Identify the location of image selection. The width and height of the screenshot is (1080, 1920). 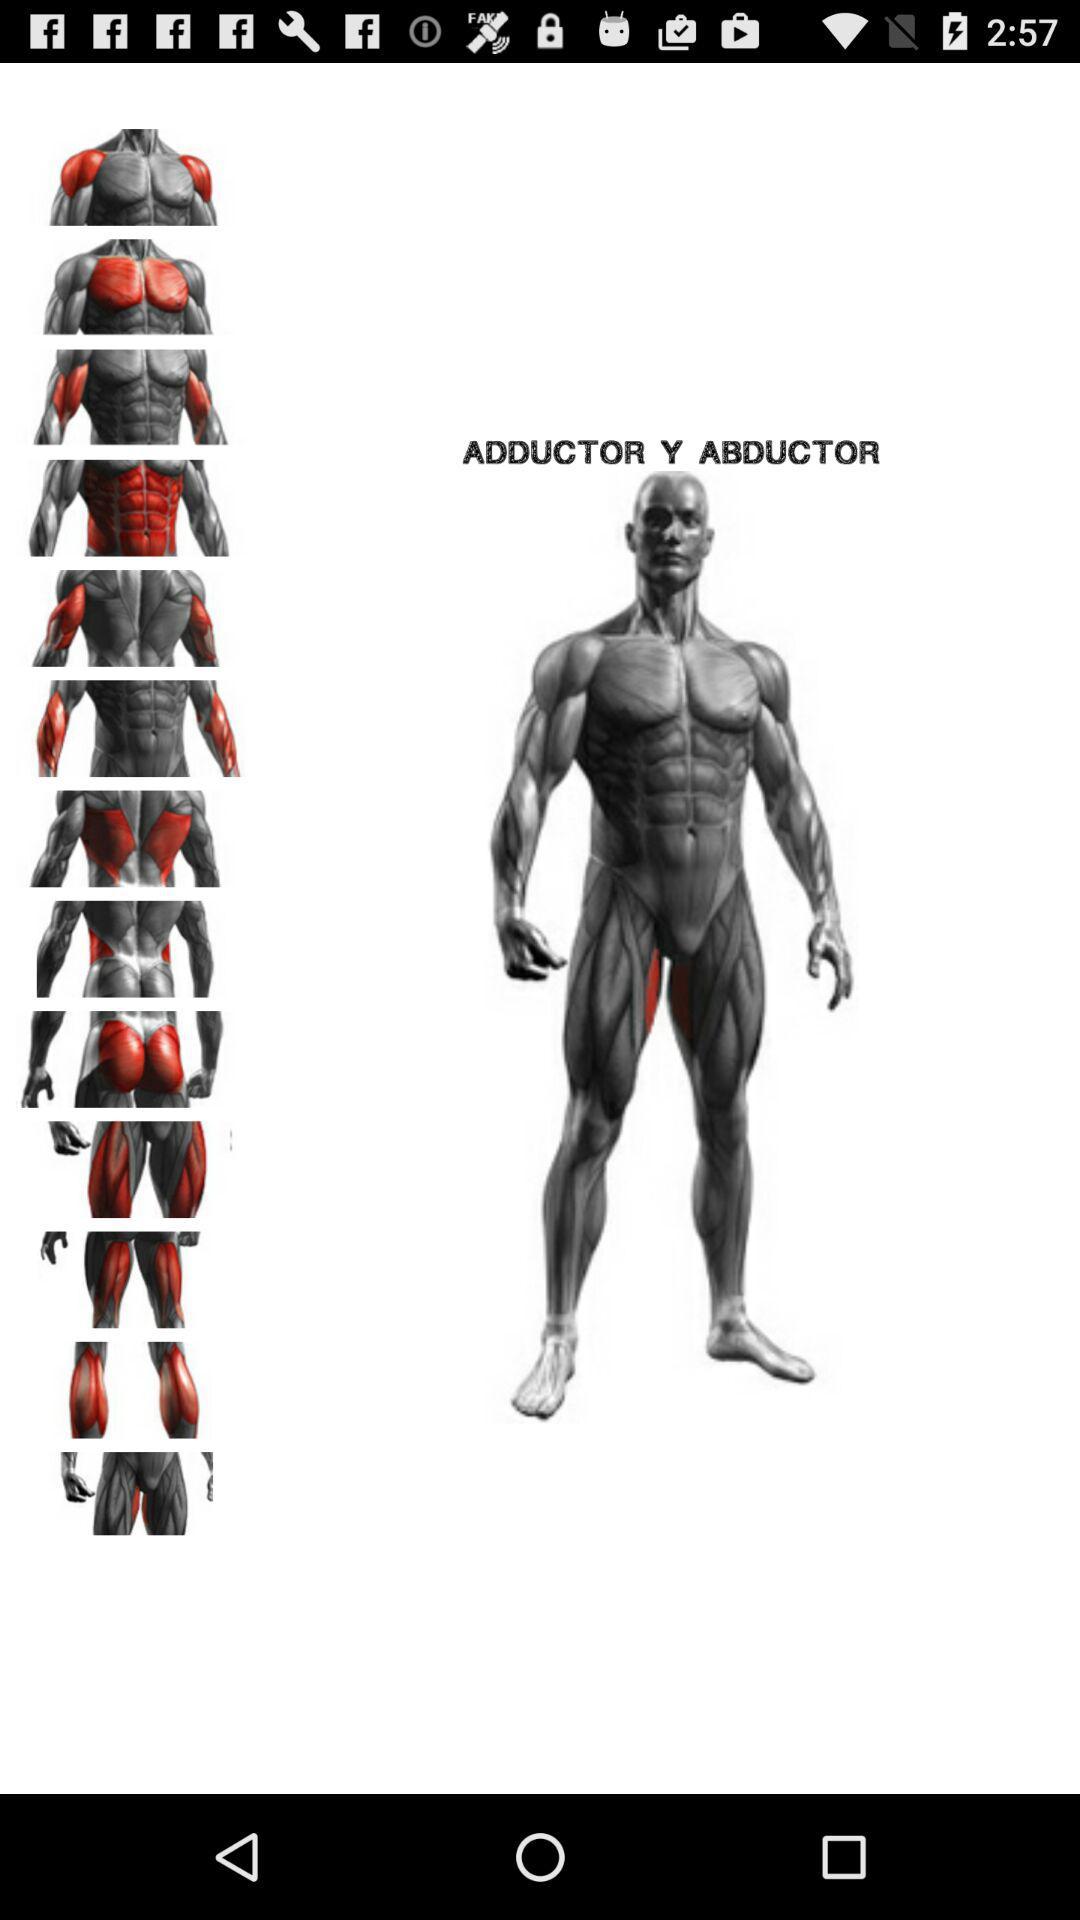
(131, 832).